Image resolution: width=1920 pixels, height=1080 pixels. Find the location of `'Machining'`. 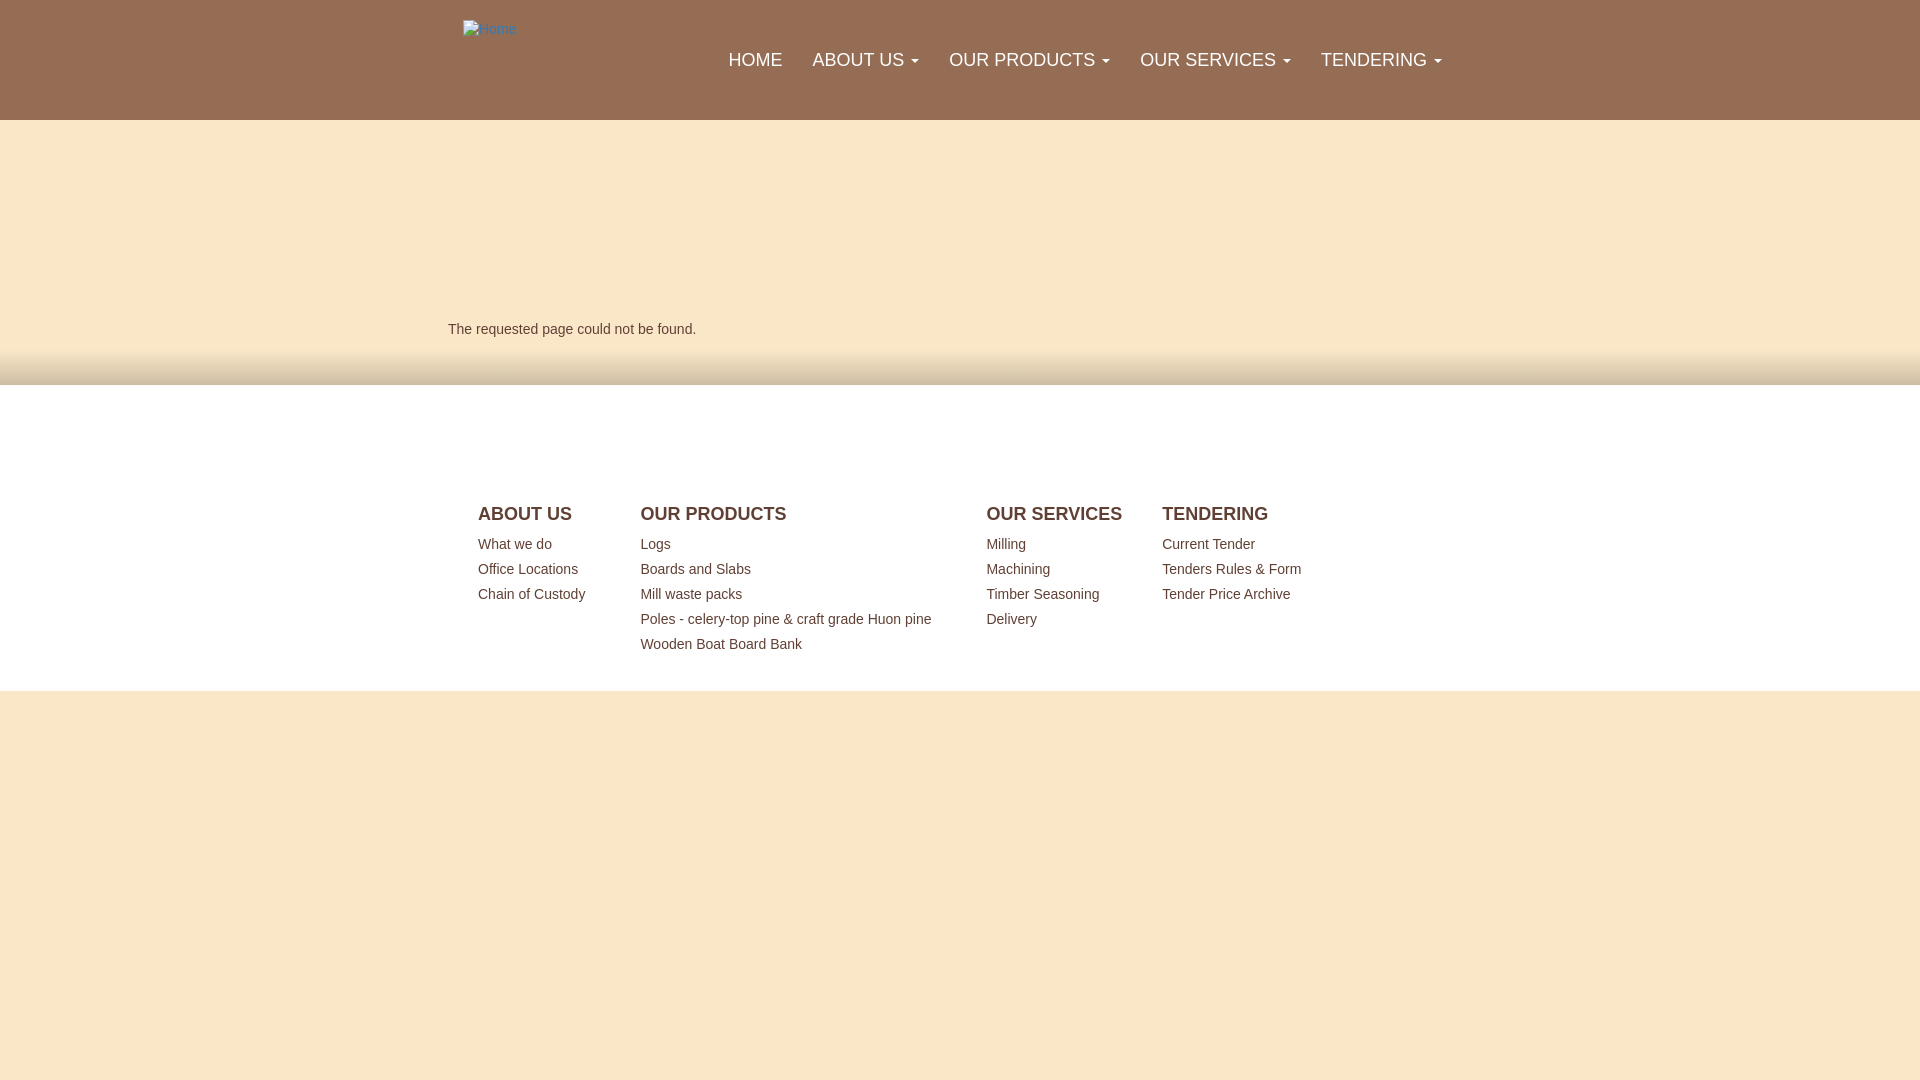

'Machining' is located at coordinates (985, 567).